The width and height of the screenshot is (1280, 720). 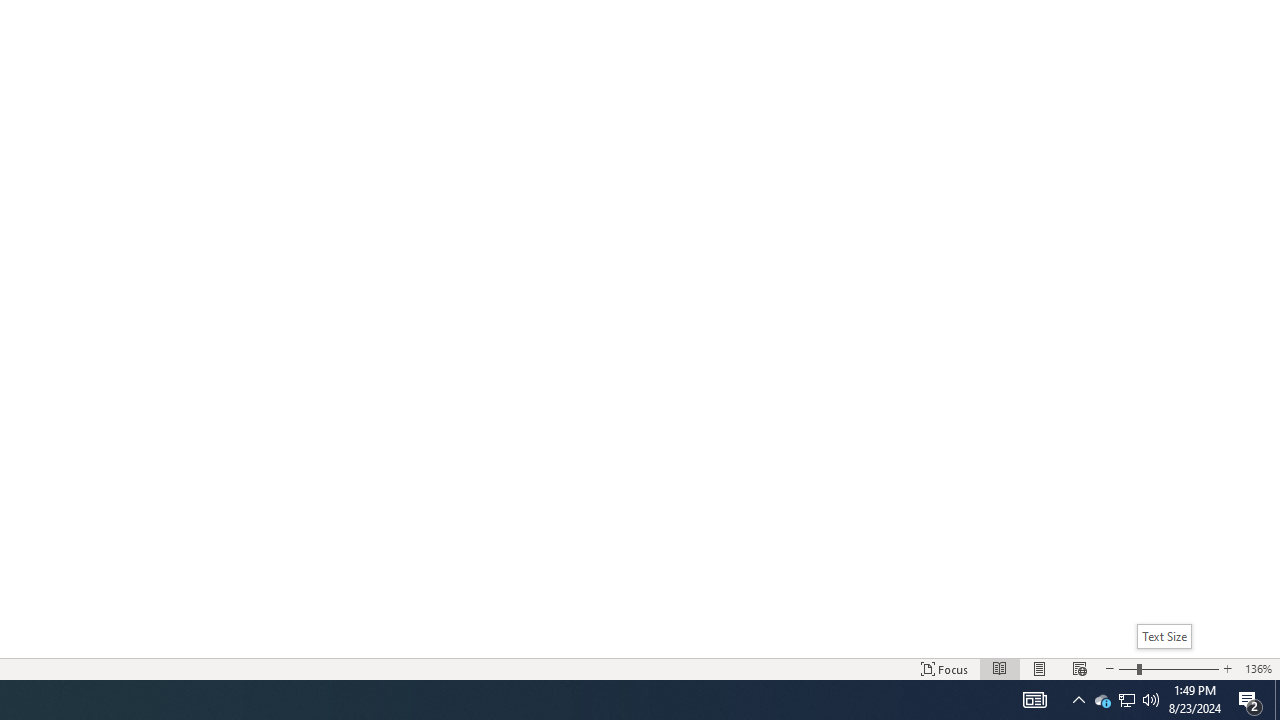 I want to click on 'Focus ', so click(x=943, y=669).